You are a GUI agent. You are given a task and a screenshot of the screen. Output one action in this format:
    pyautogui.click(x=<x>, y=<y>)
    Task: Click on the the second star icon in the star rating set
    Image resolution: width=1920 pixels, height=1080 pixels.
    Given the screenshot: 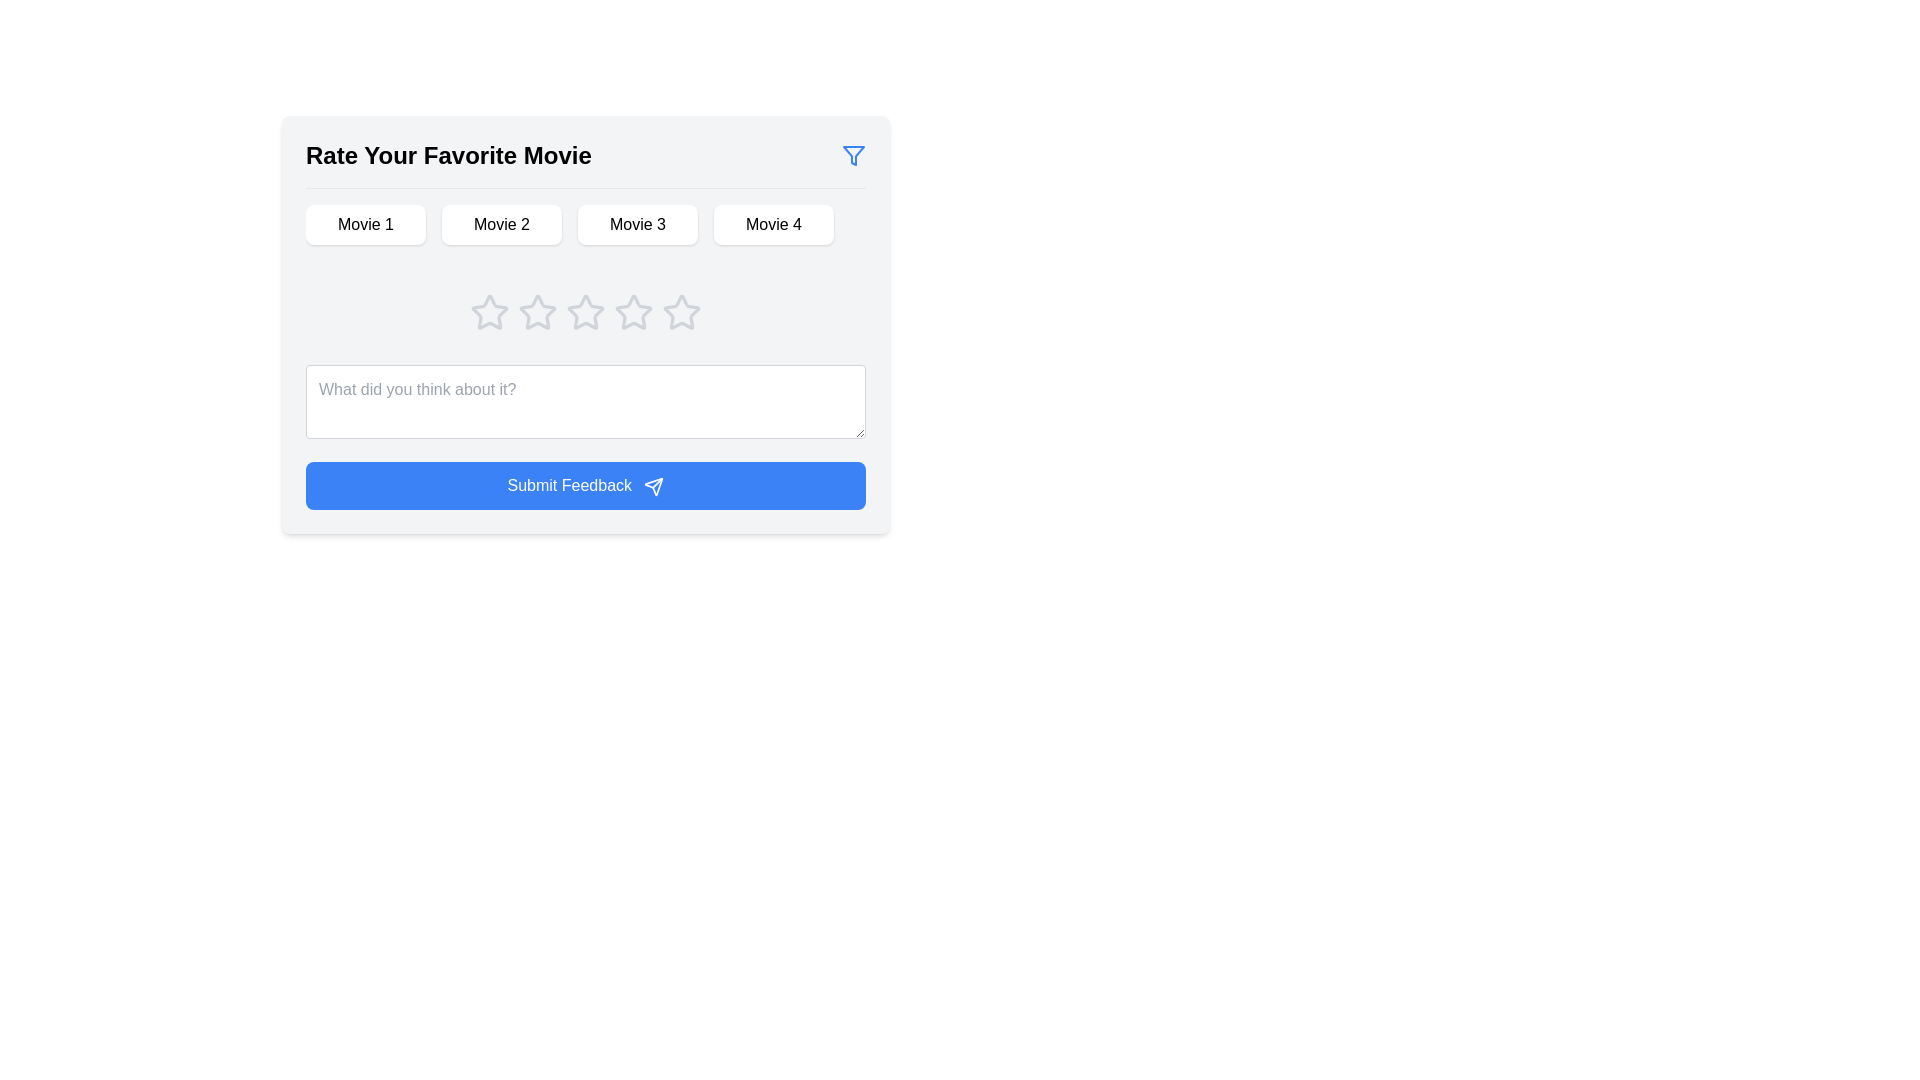 What is the action you would take?
    pyautogui.click(x=584, y=312)
    